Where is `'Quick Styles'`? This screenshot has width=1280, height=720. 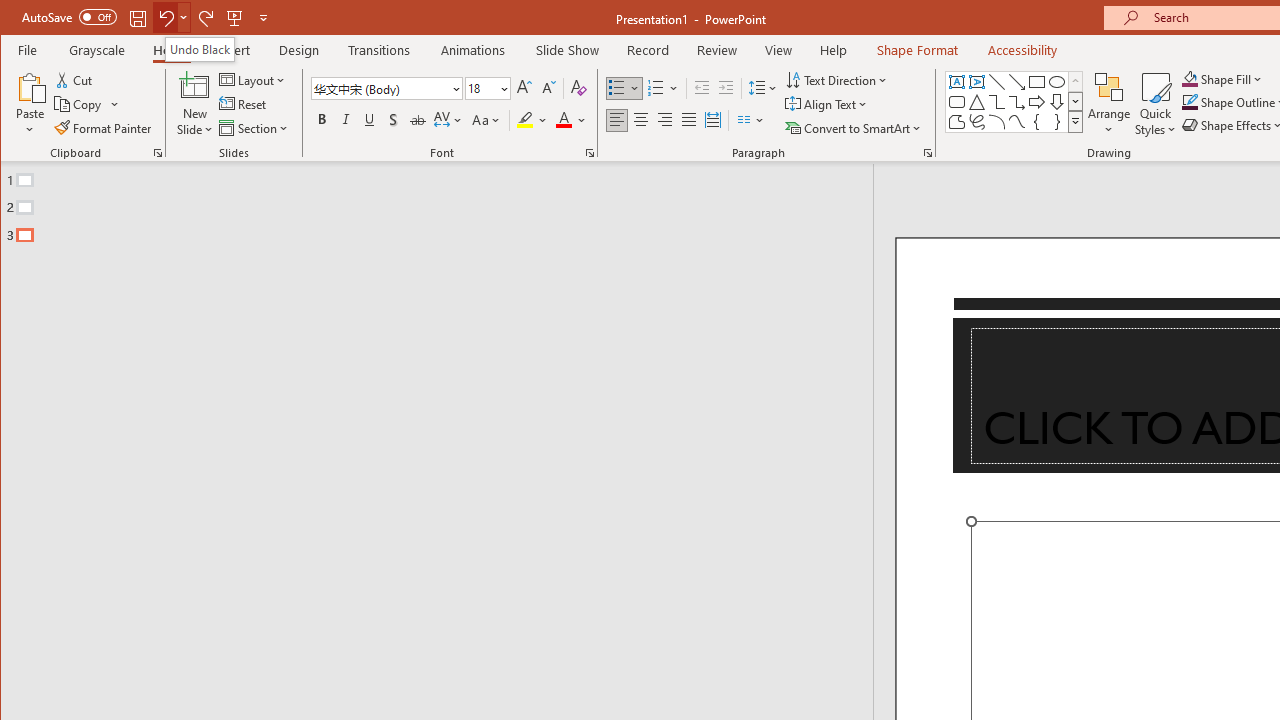
'Quick Styles' is located at coordinates (1155, 104).